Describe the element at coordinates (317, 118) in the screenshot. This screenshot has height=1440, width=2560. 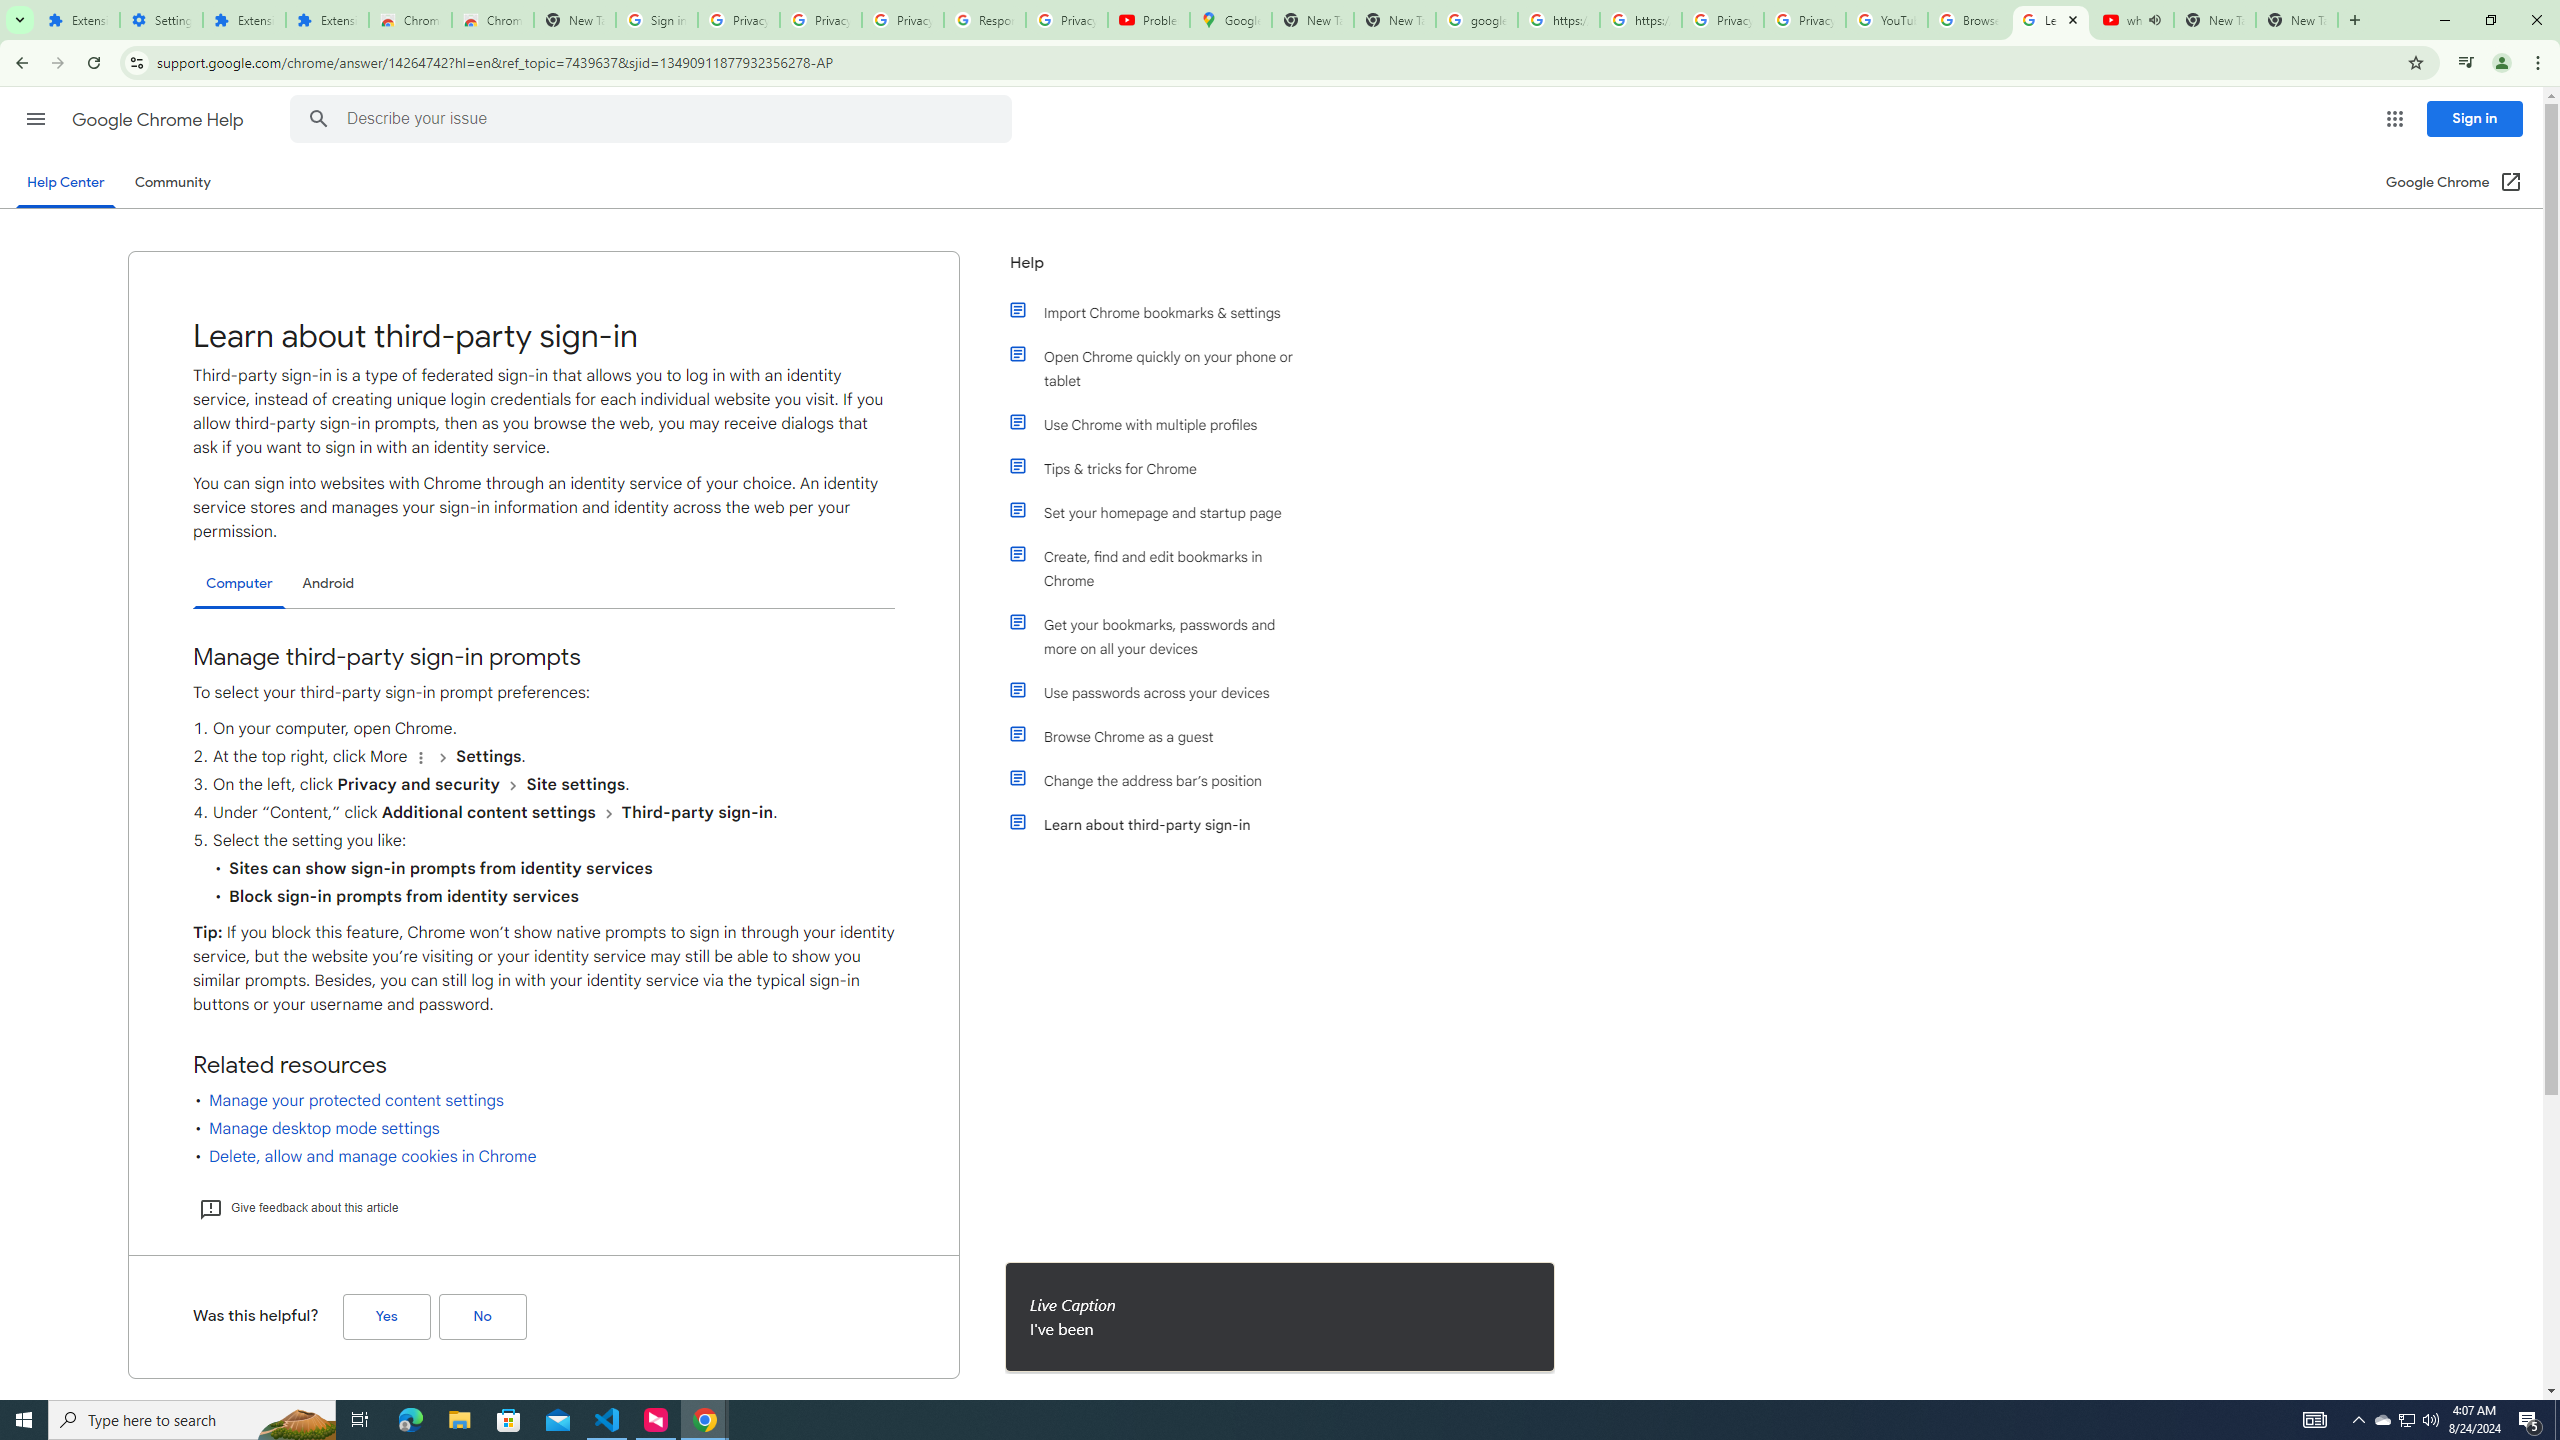
I see `'Search Help Center'` at that location.